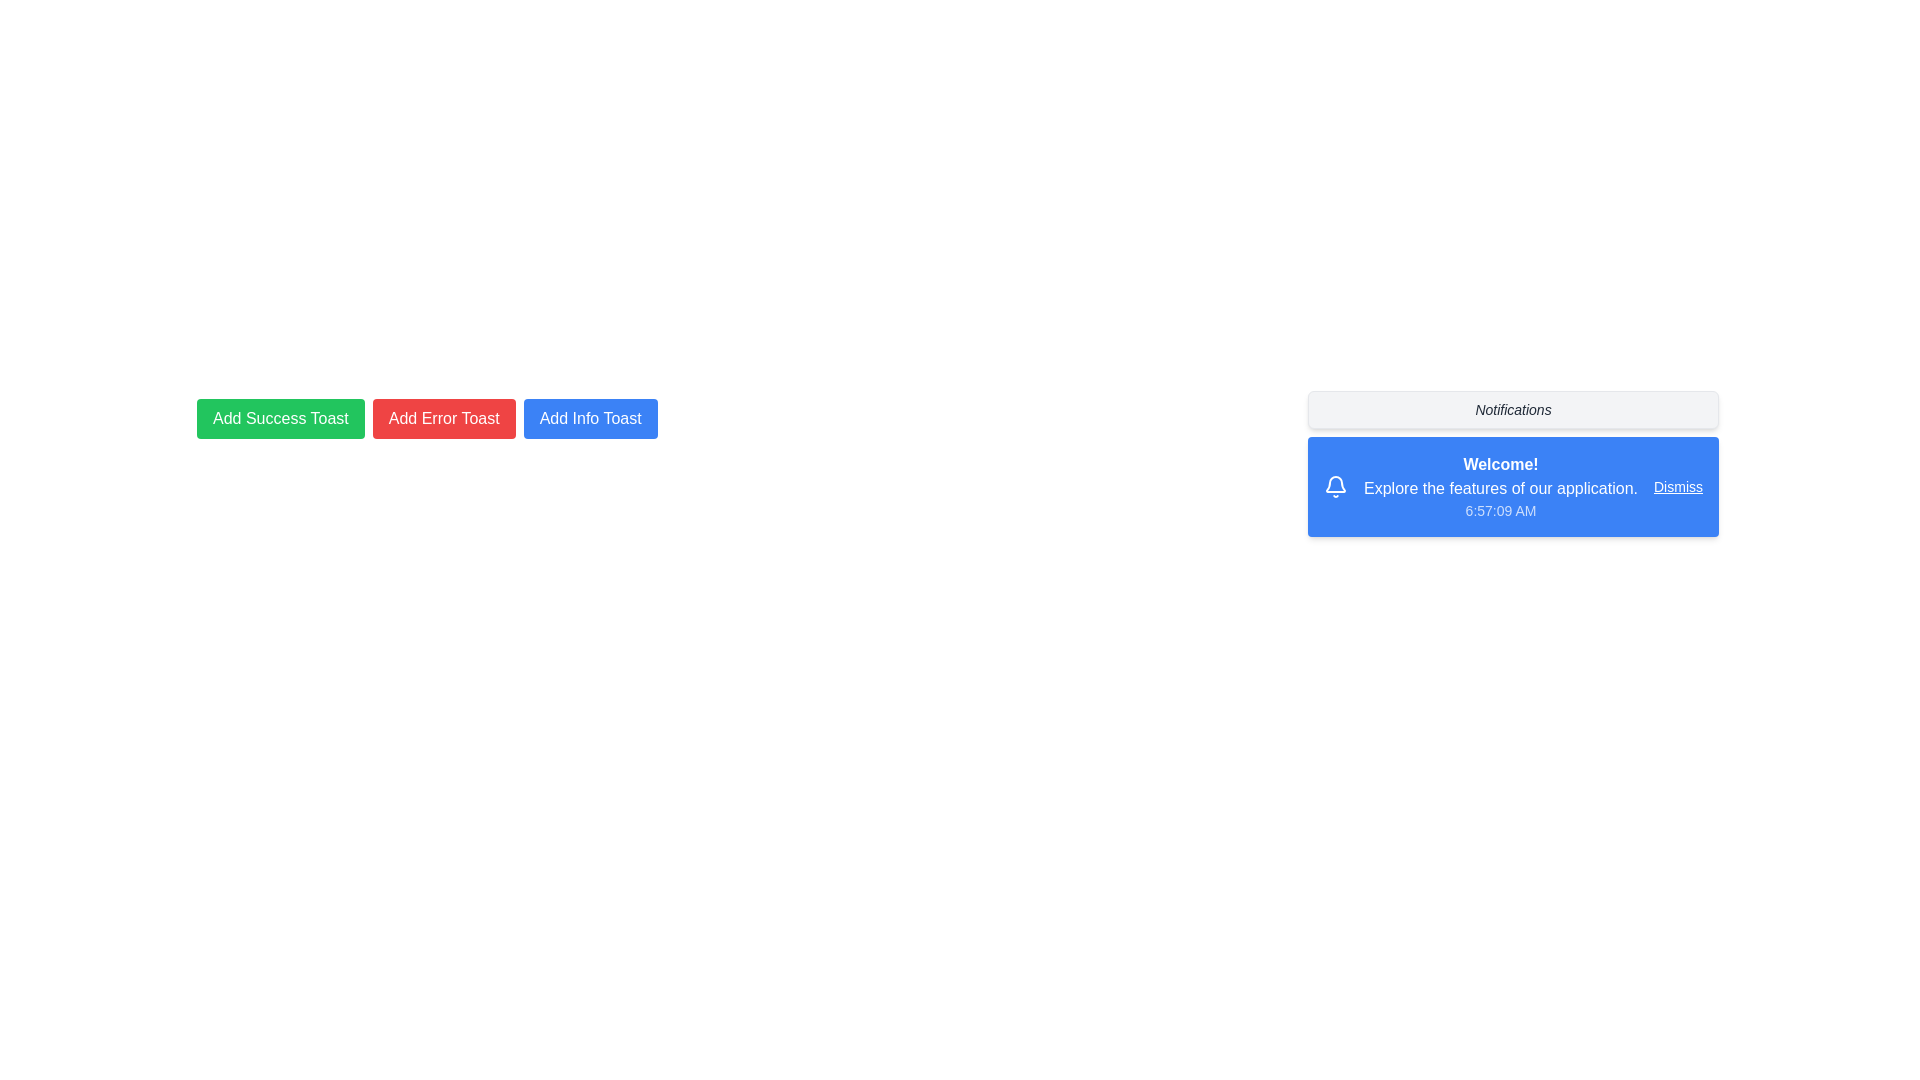  What do you see at coordinates (1501, 509) in the screenshot?
I see `the static text element displaying '6:57:09 AM' located in the bottom section of the blue notification element` at bounding box center [1501, 509].